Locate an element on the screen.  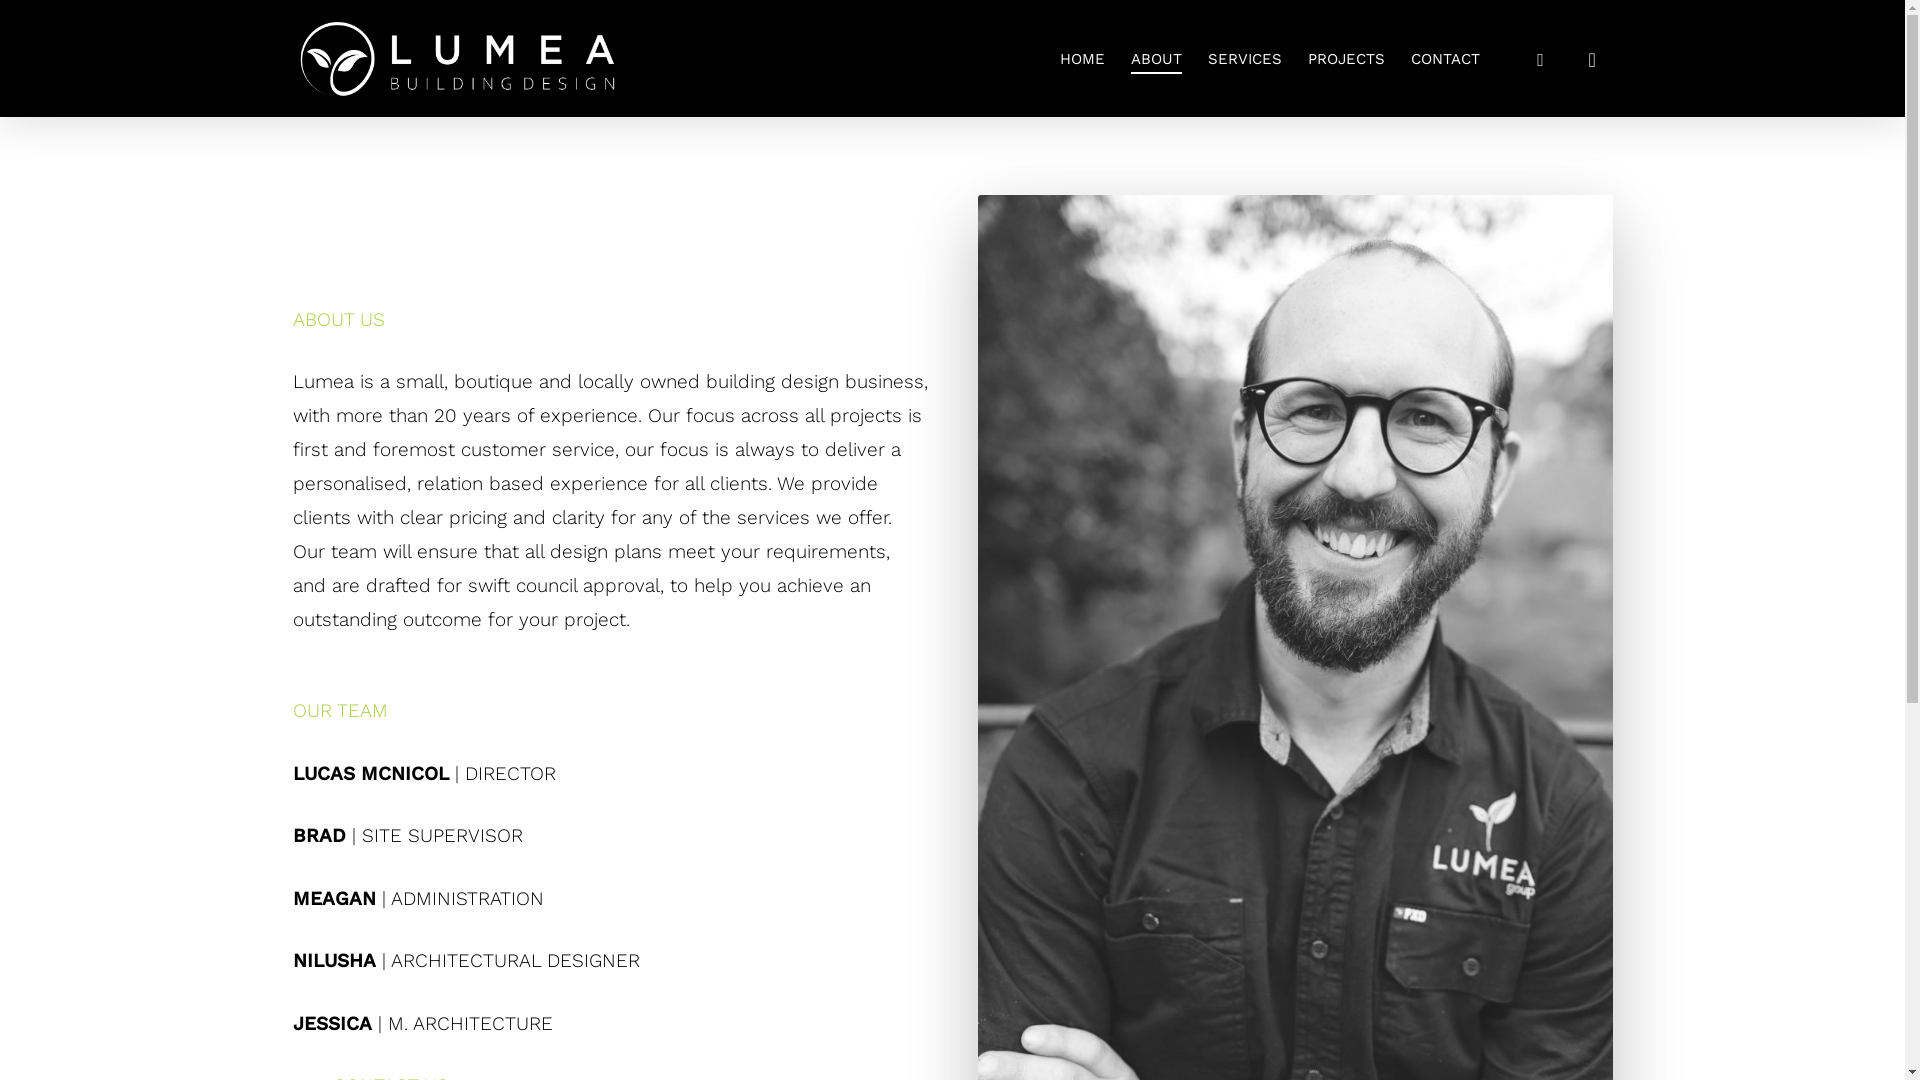
'SERVICES' is located at coordinates (1243, 56).